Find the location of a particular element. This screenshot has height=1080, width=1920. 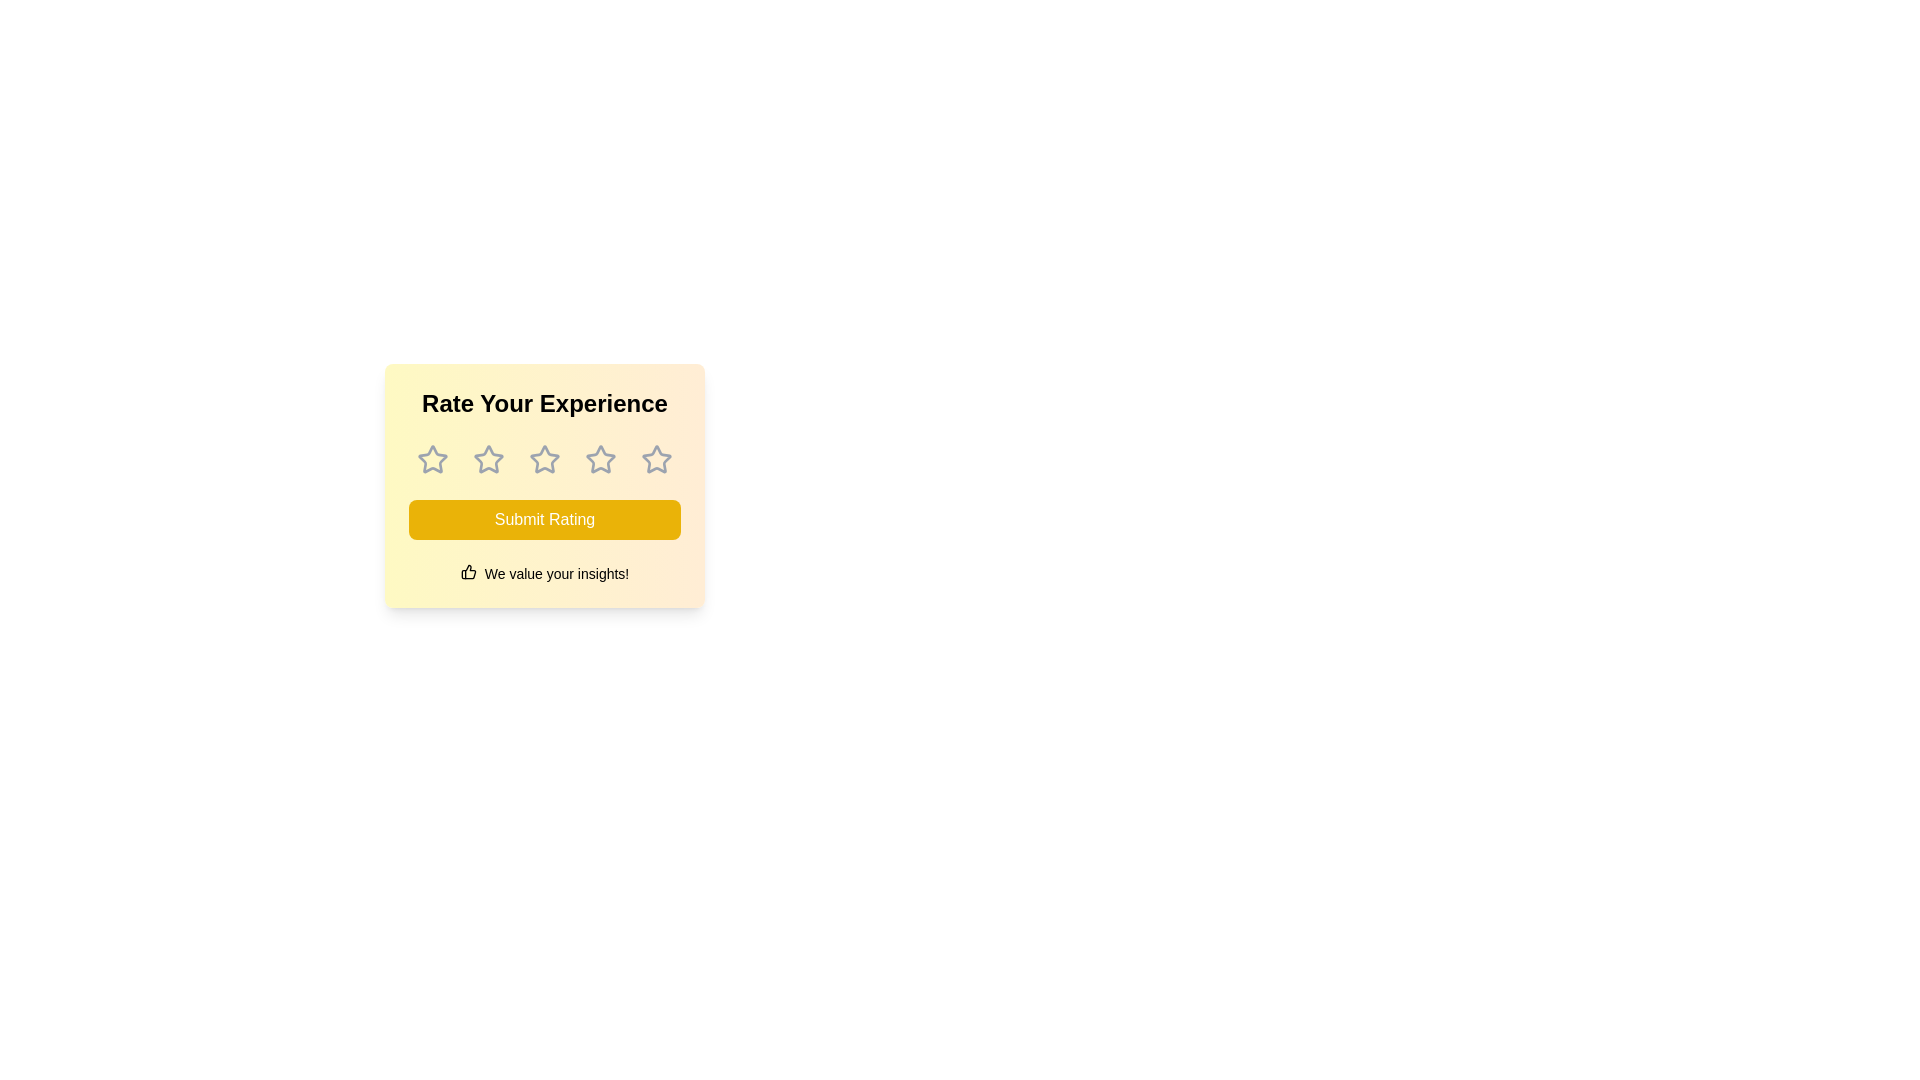

the third star icon in the rating widget is located at coordinates (599, 459).